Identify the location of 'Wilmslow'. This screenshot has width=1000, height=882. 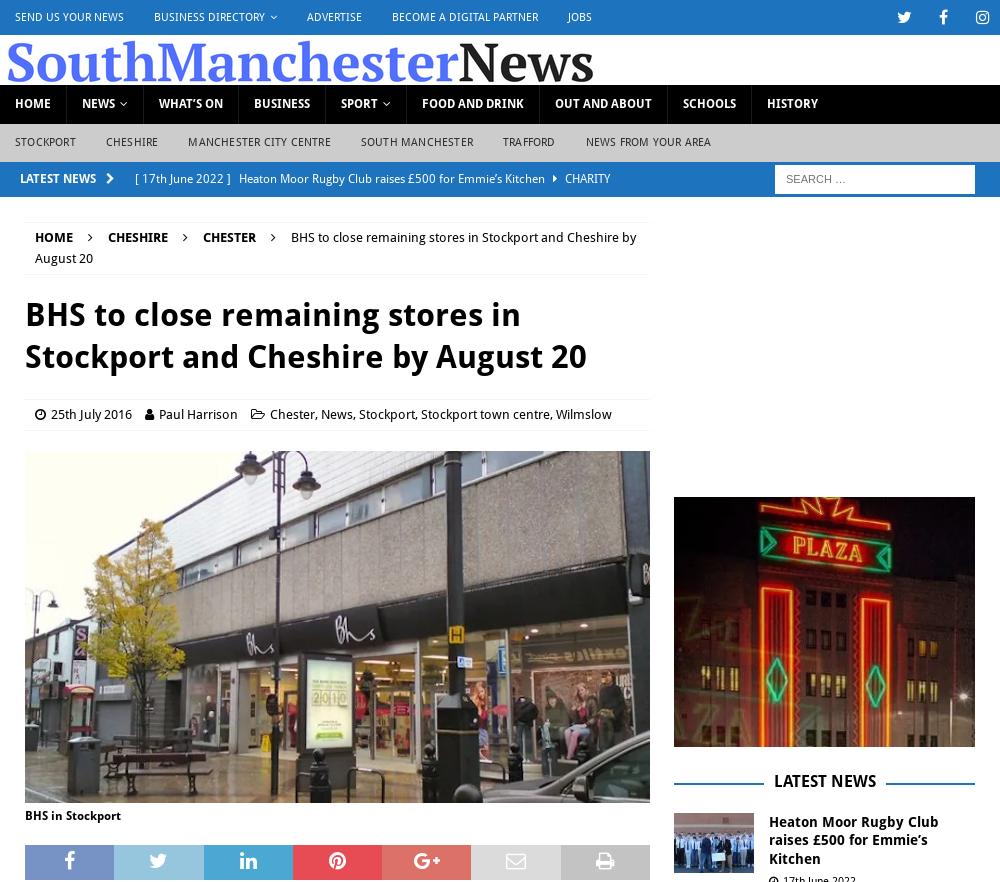
(583, 412).